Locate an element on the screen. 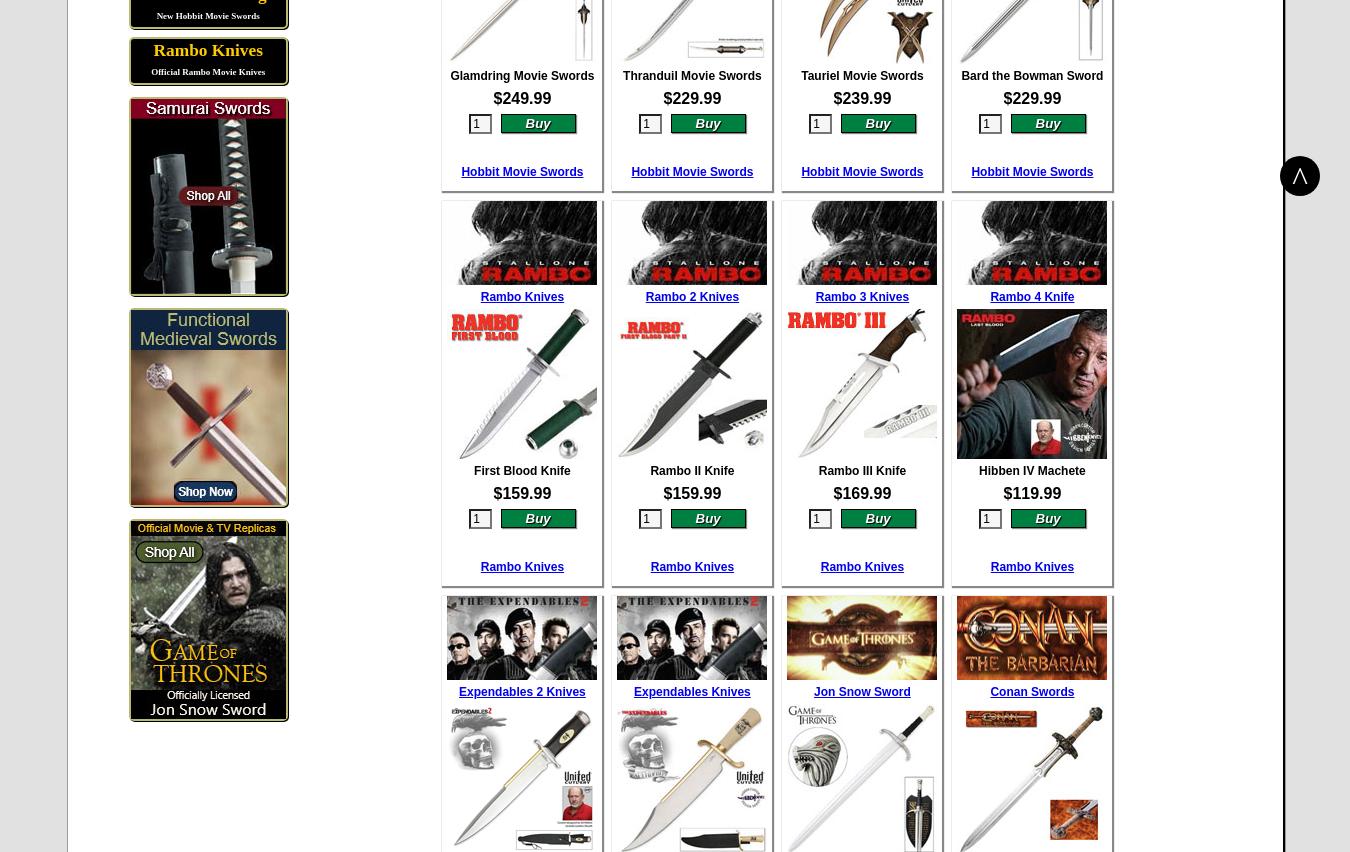 This screenshot has height=852, width=1350. 'Rambo 2 Knives' is located at coordinates (691, 294).